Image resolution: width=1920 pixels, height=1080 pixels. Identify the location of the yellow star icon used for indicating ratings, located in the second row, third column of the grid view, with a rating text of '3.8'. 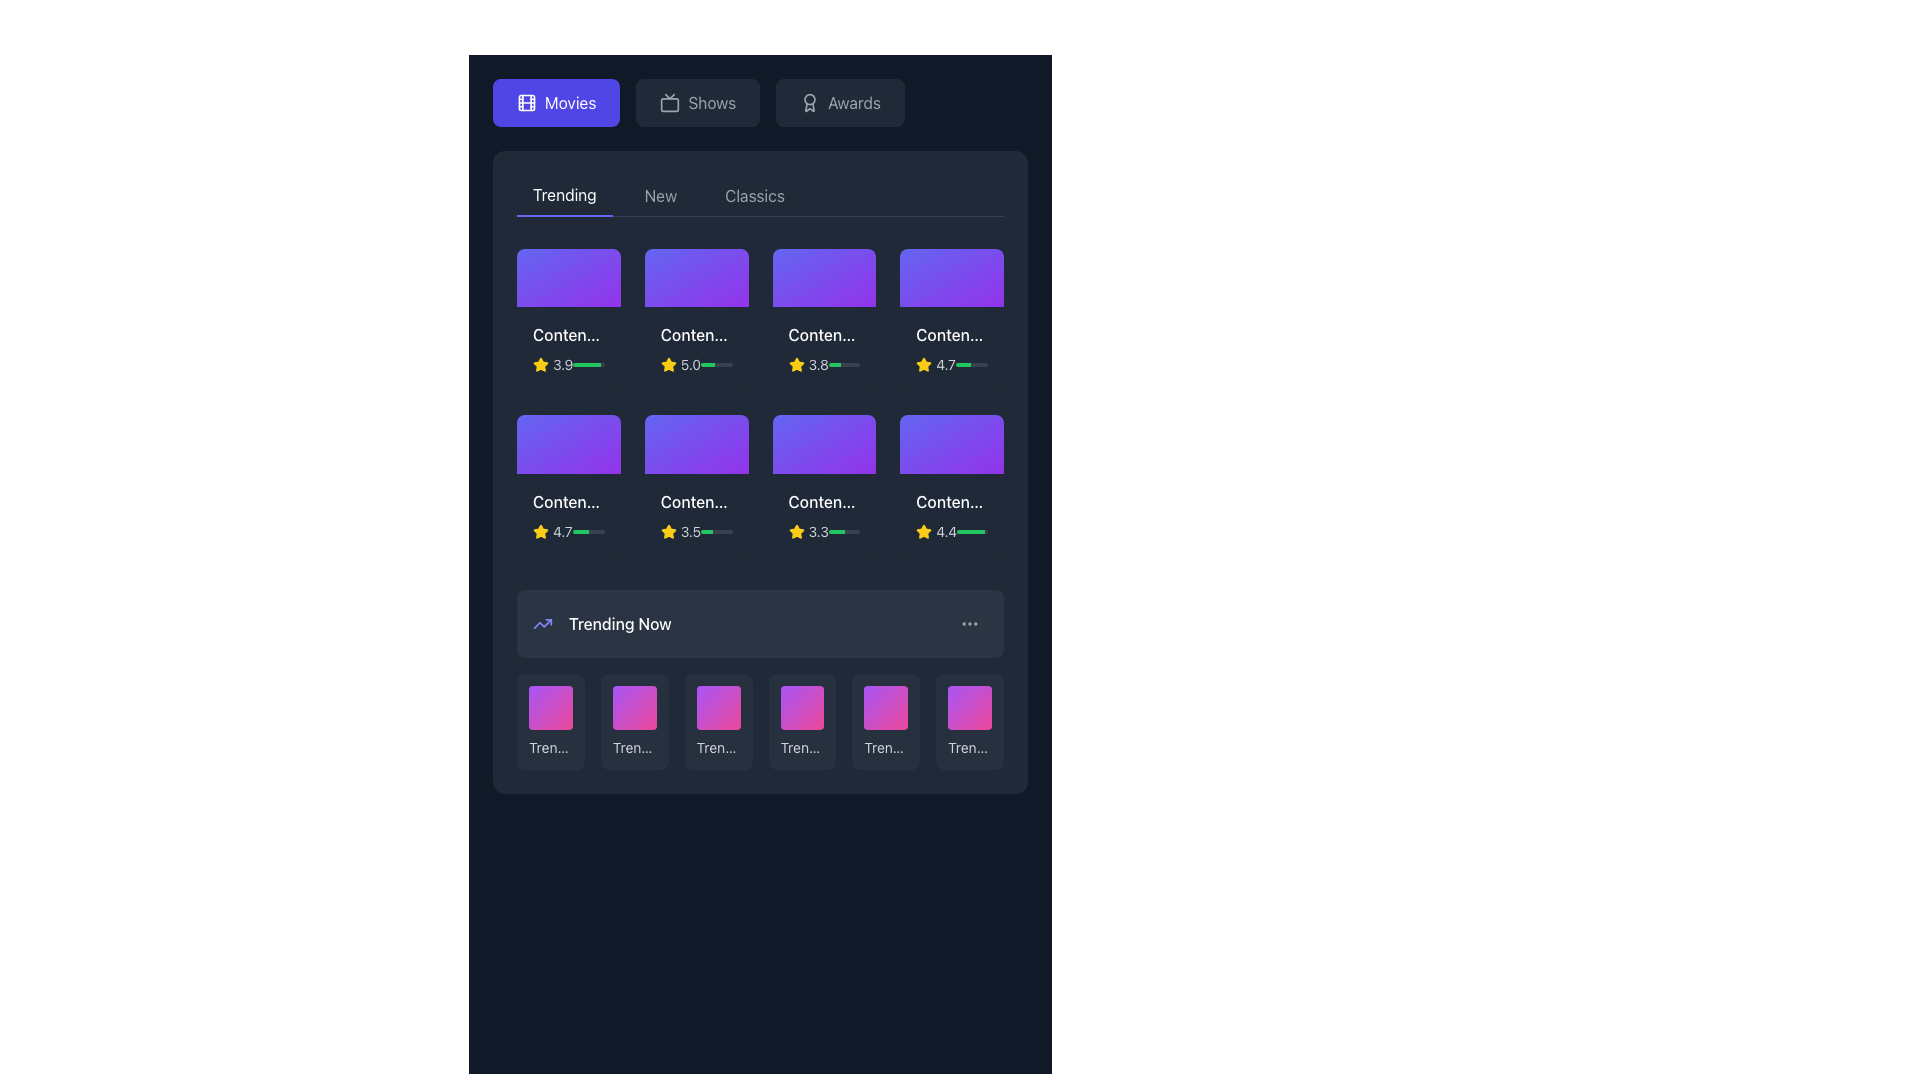
(795, 365).